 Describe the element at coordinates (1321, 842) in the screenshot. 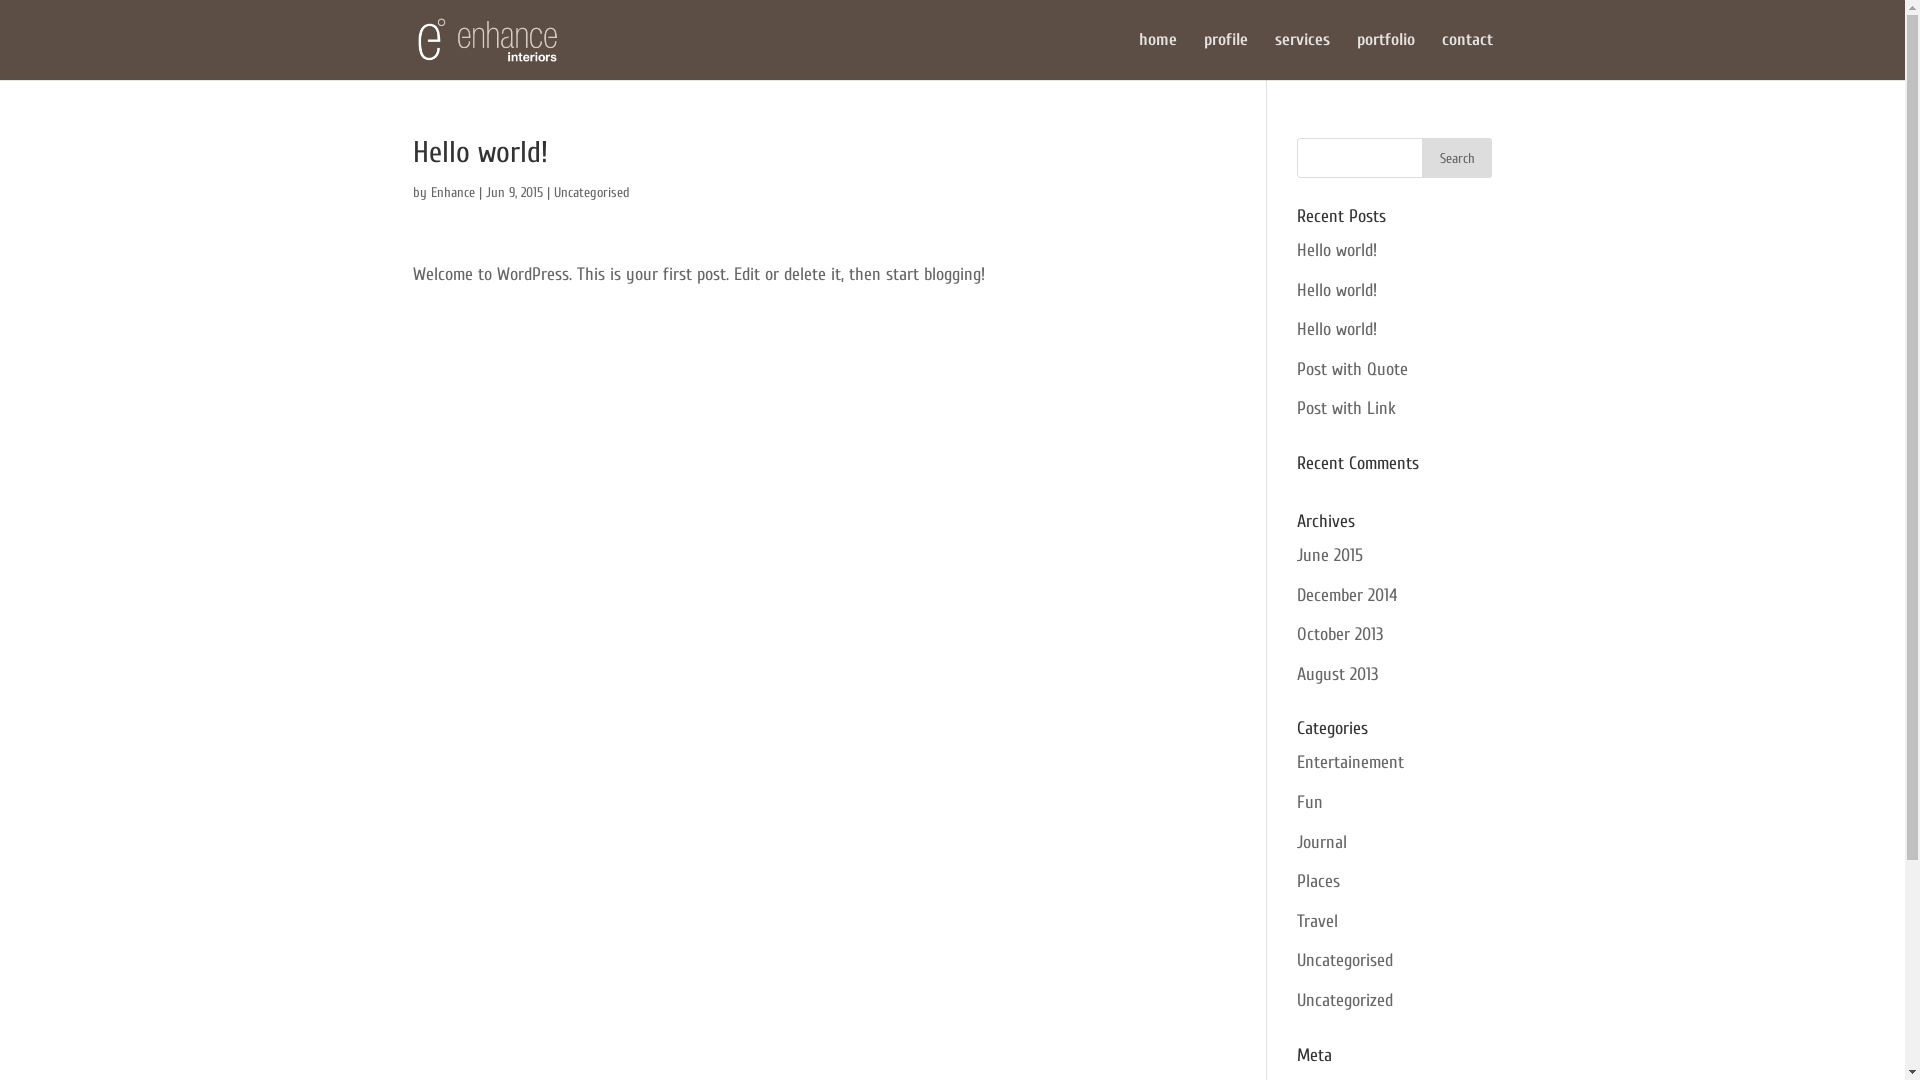

I see `'Journal'` at that location.